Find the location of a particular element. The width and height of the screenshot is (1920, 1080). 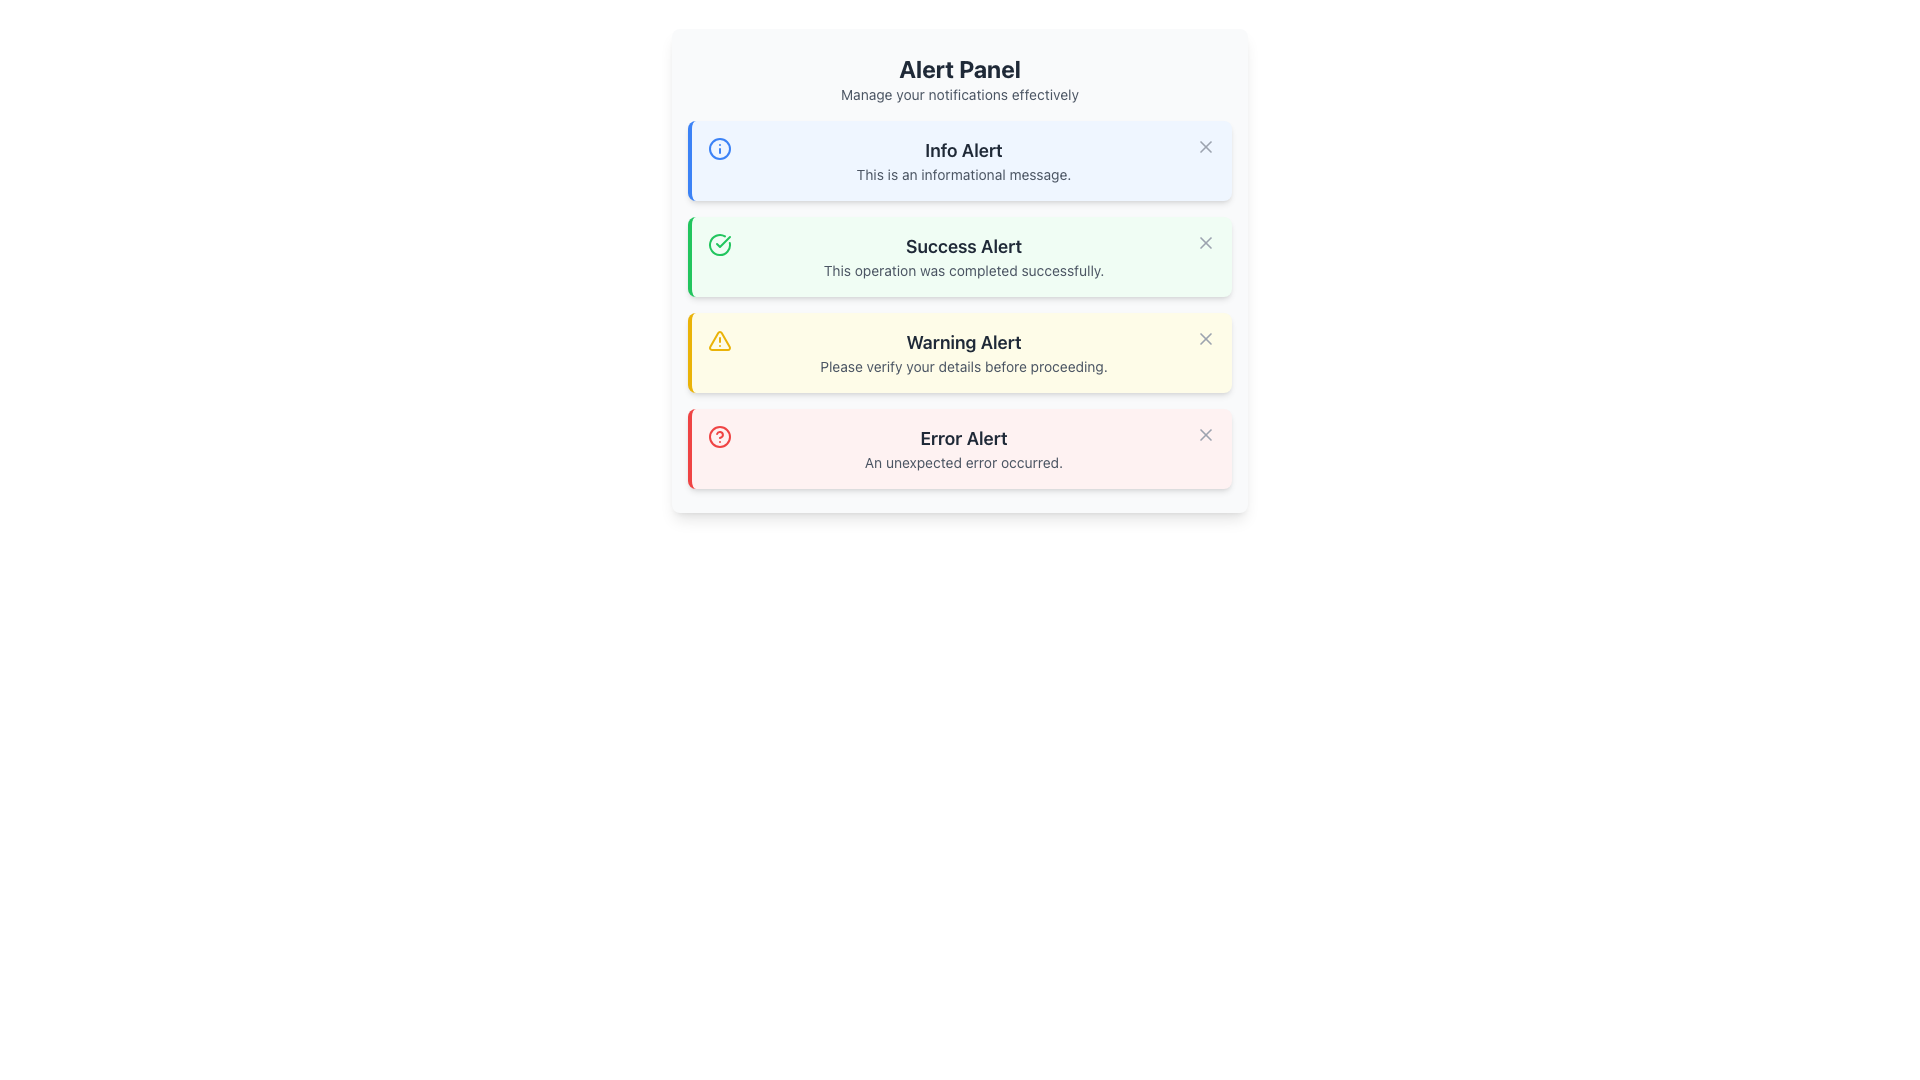

the circular blue icon with an outlined structure located to the left of the 'Info Alert' text is located at coordinates (720, 148).